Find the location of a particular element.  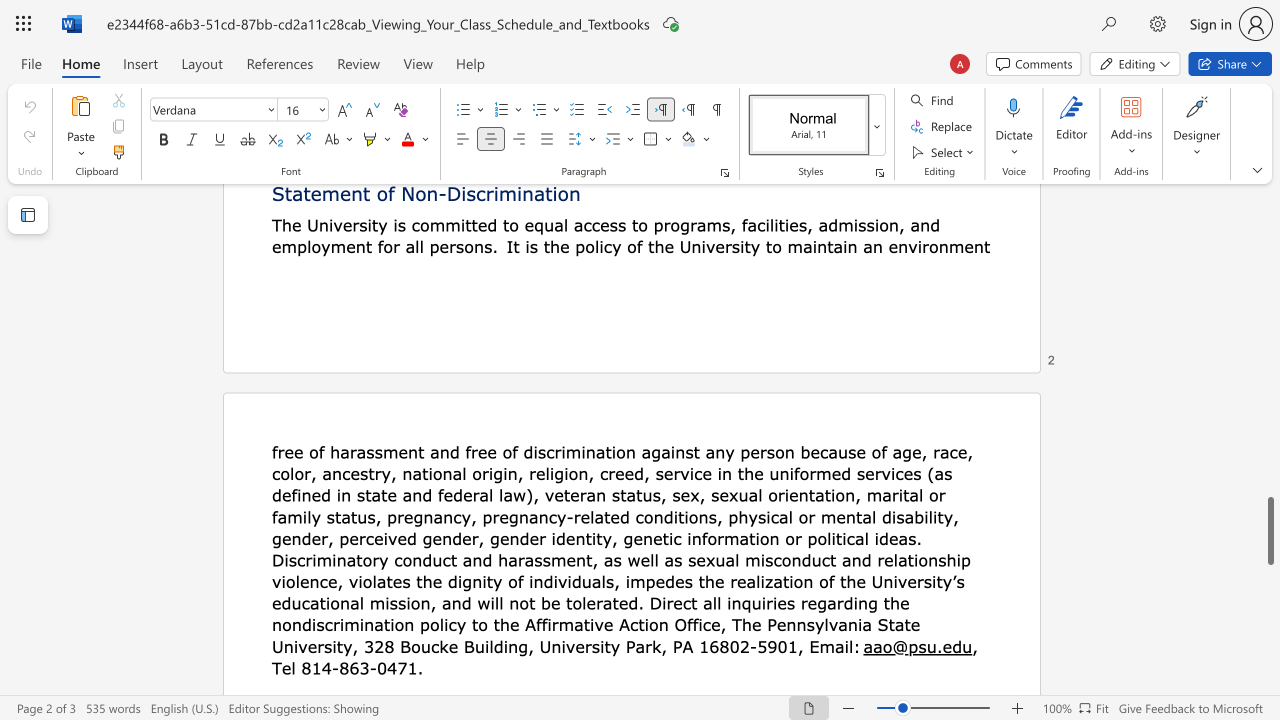

the side scrollbar to bring the page up is located at coordinates (1269, 480).